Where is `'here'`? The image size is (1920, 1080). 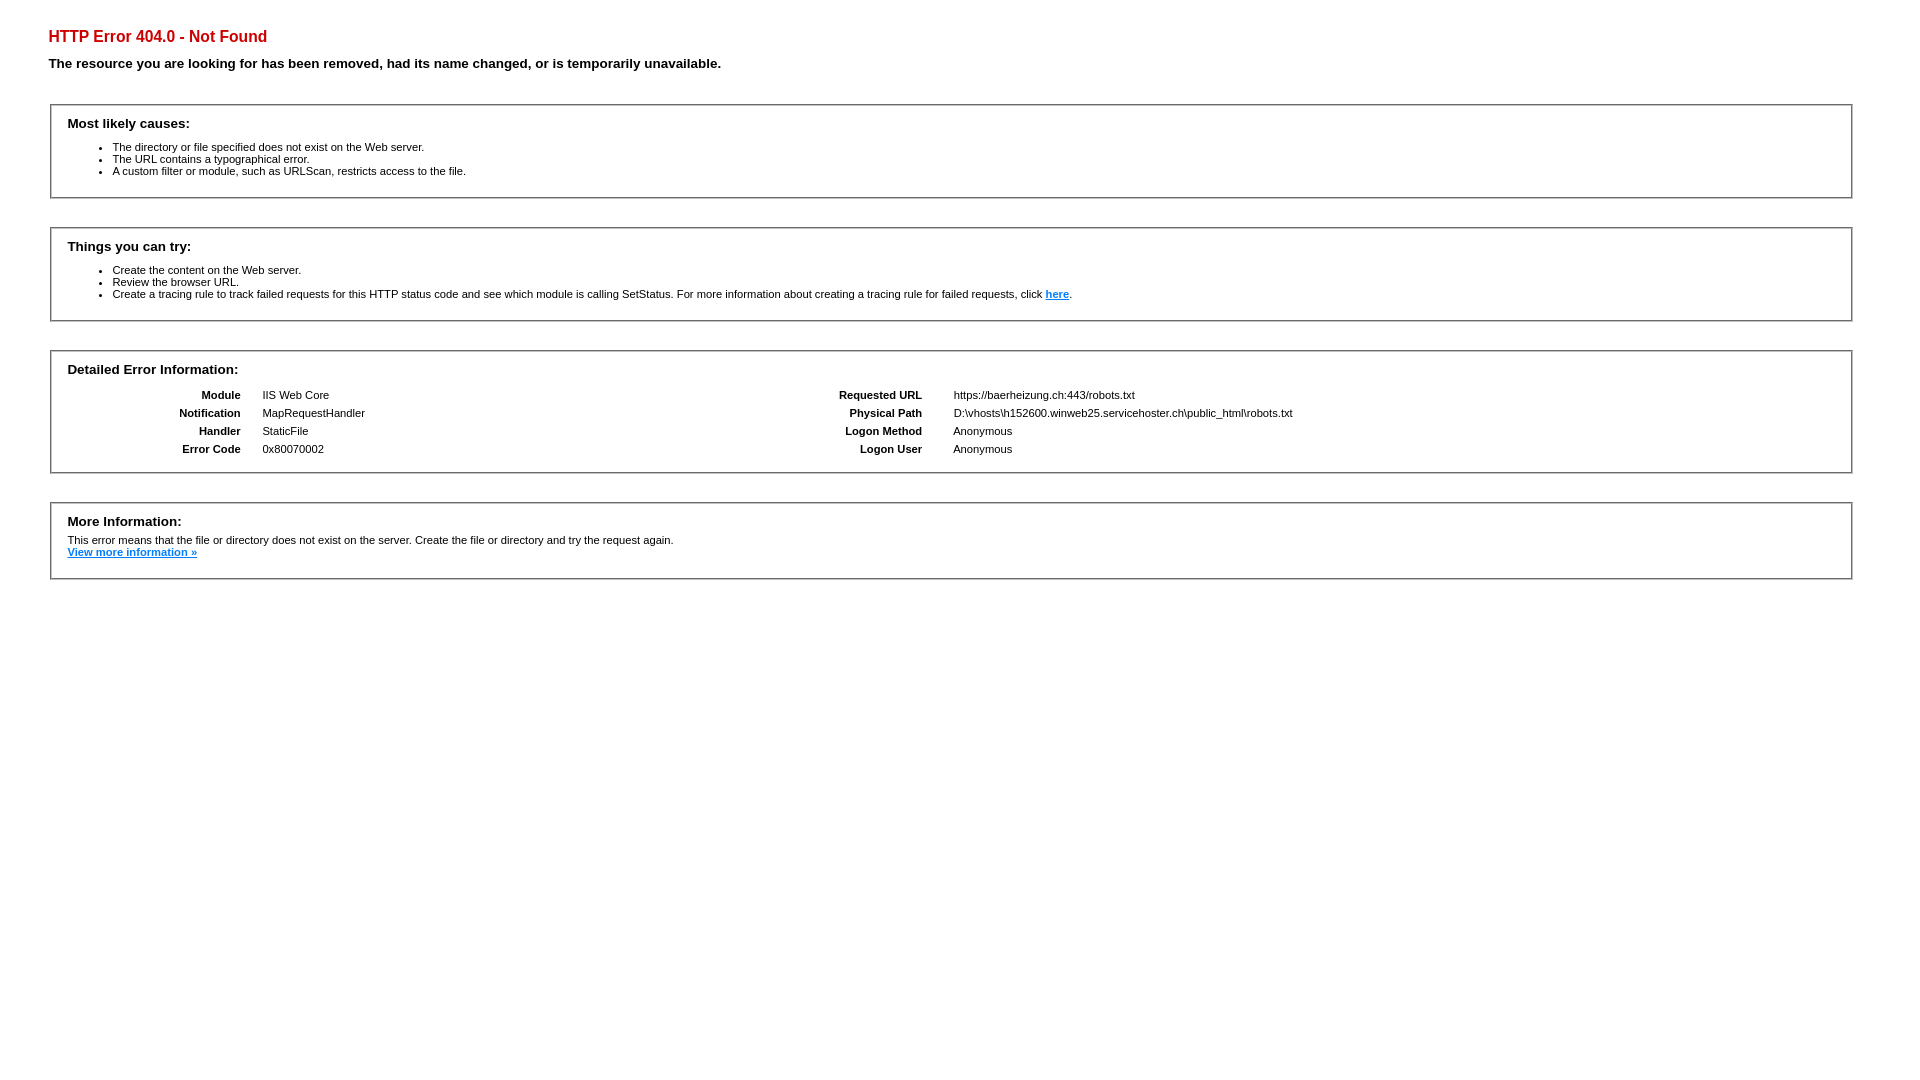 'here' is located at coordinates (1056, 293).